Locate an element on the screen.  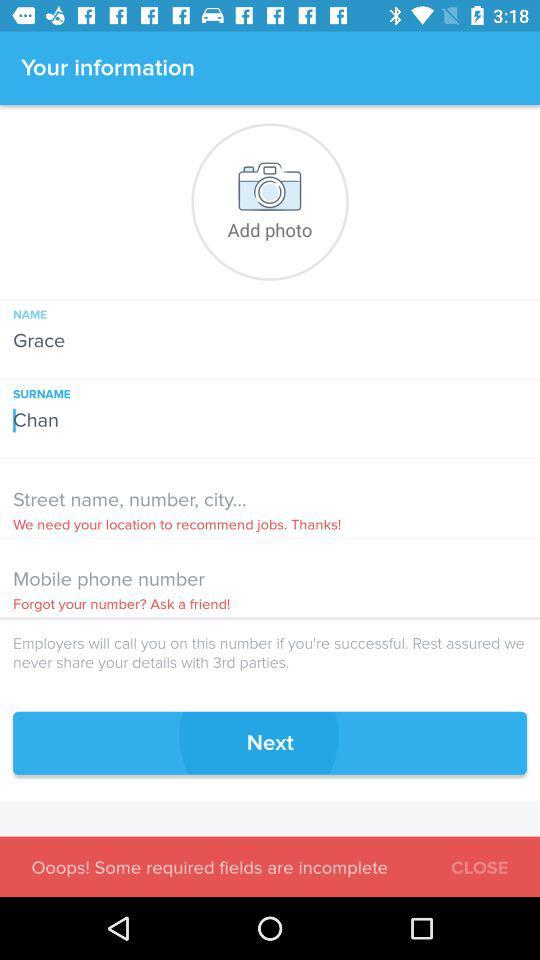
next is located at coordinates (270, 742).